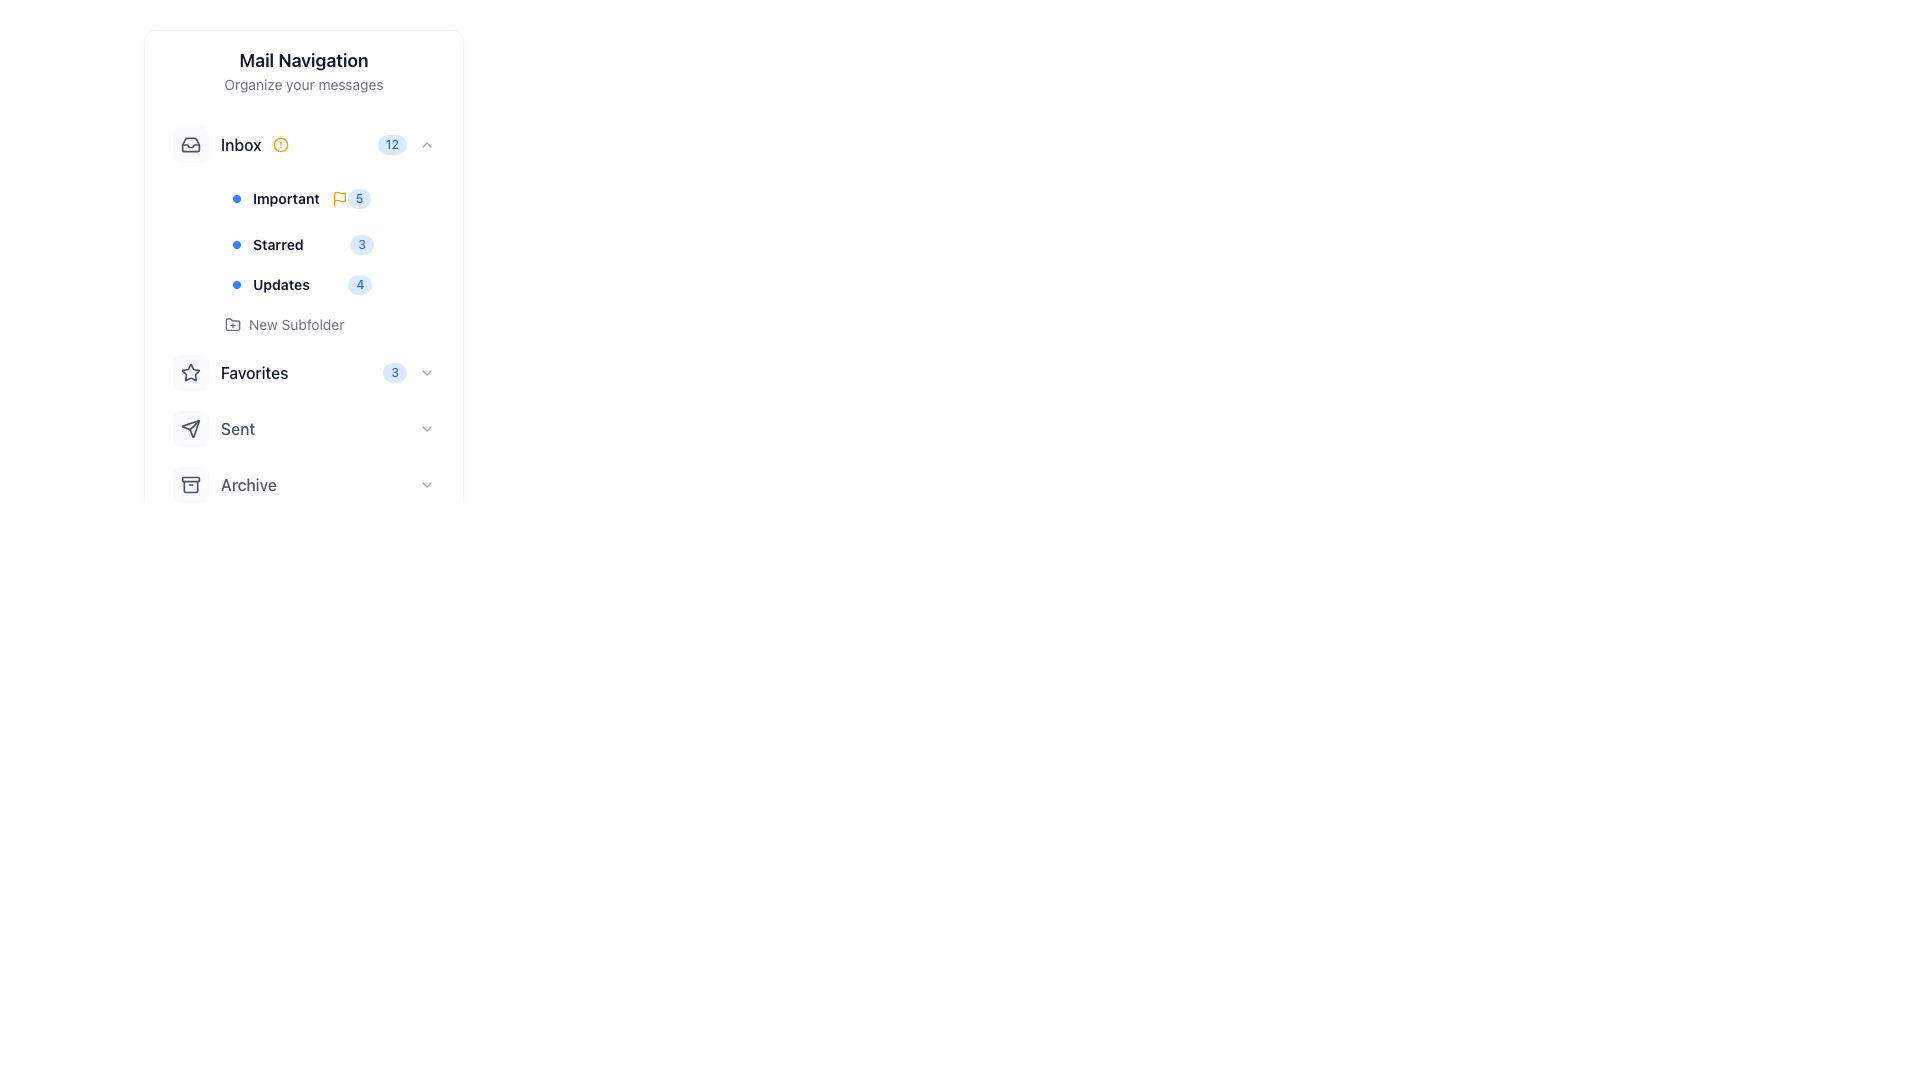 This screenshot has width=1920, height=1080. What do you see at coordinates (280, 144) in the screenshot?
I see `the outermost circle of the SVG alert icon located next to the 'Inbox' label in the navigation panel` at bounding box center [280, 144].